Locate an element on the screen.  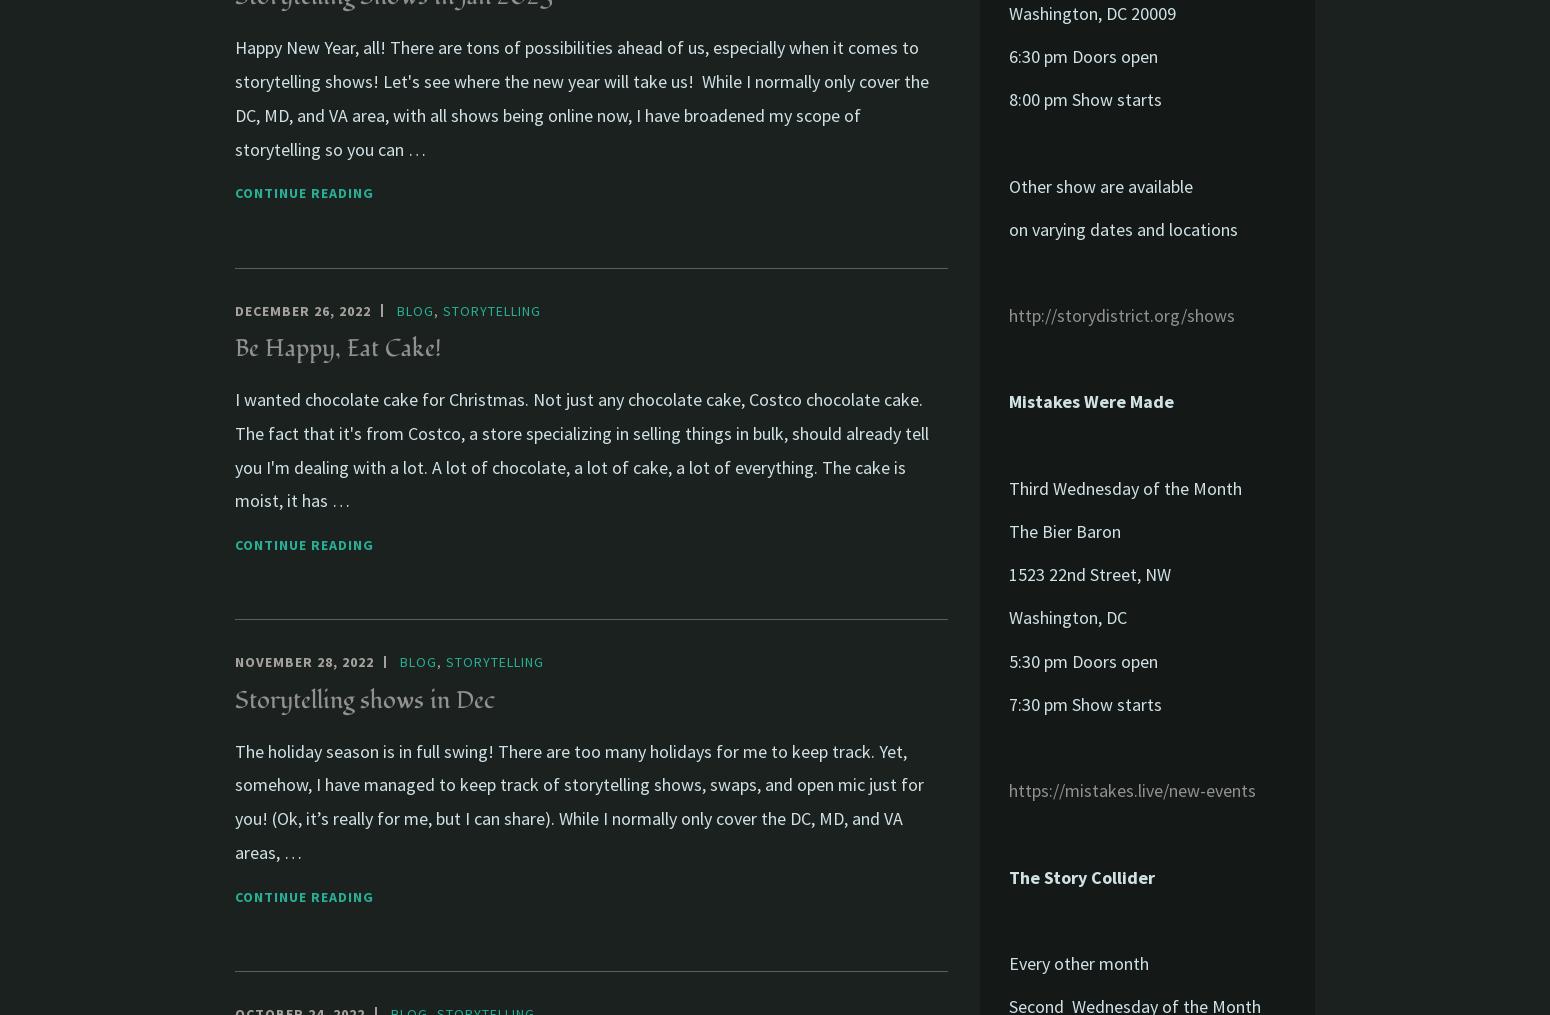
'on varying dates and locations' is located at coordinates (1122, 228).